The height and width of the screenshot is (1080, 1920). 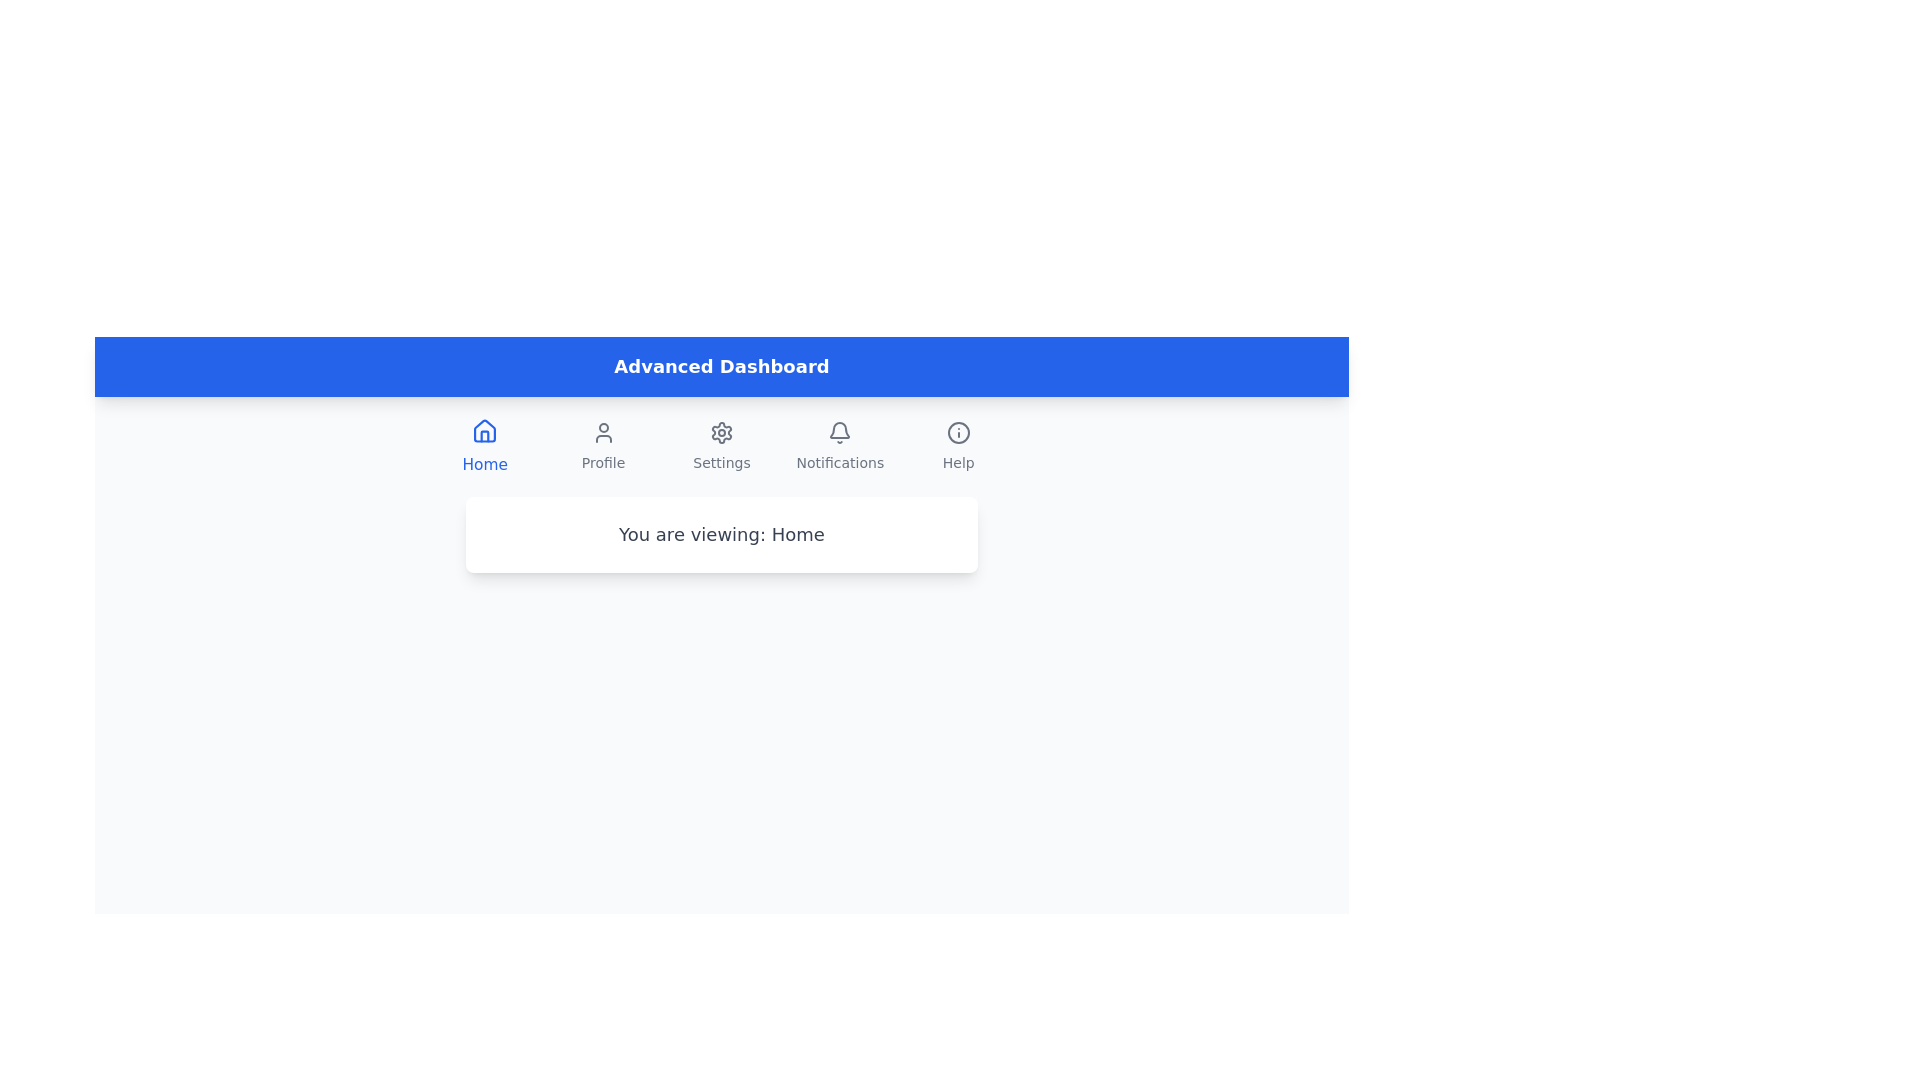 I want to click on the user profile icon in the navigation bar, which is the second element after 'Home' and above the word 'Profile', so click(x=602, y=431).